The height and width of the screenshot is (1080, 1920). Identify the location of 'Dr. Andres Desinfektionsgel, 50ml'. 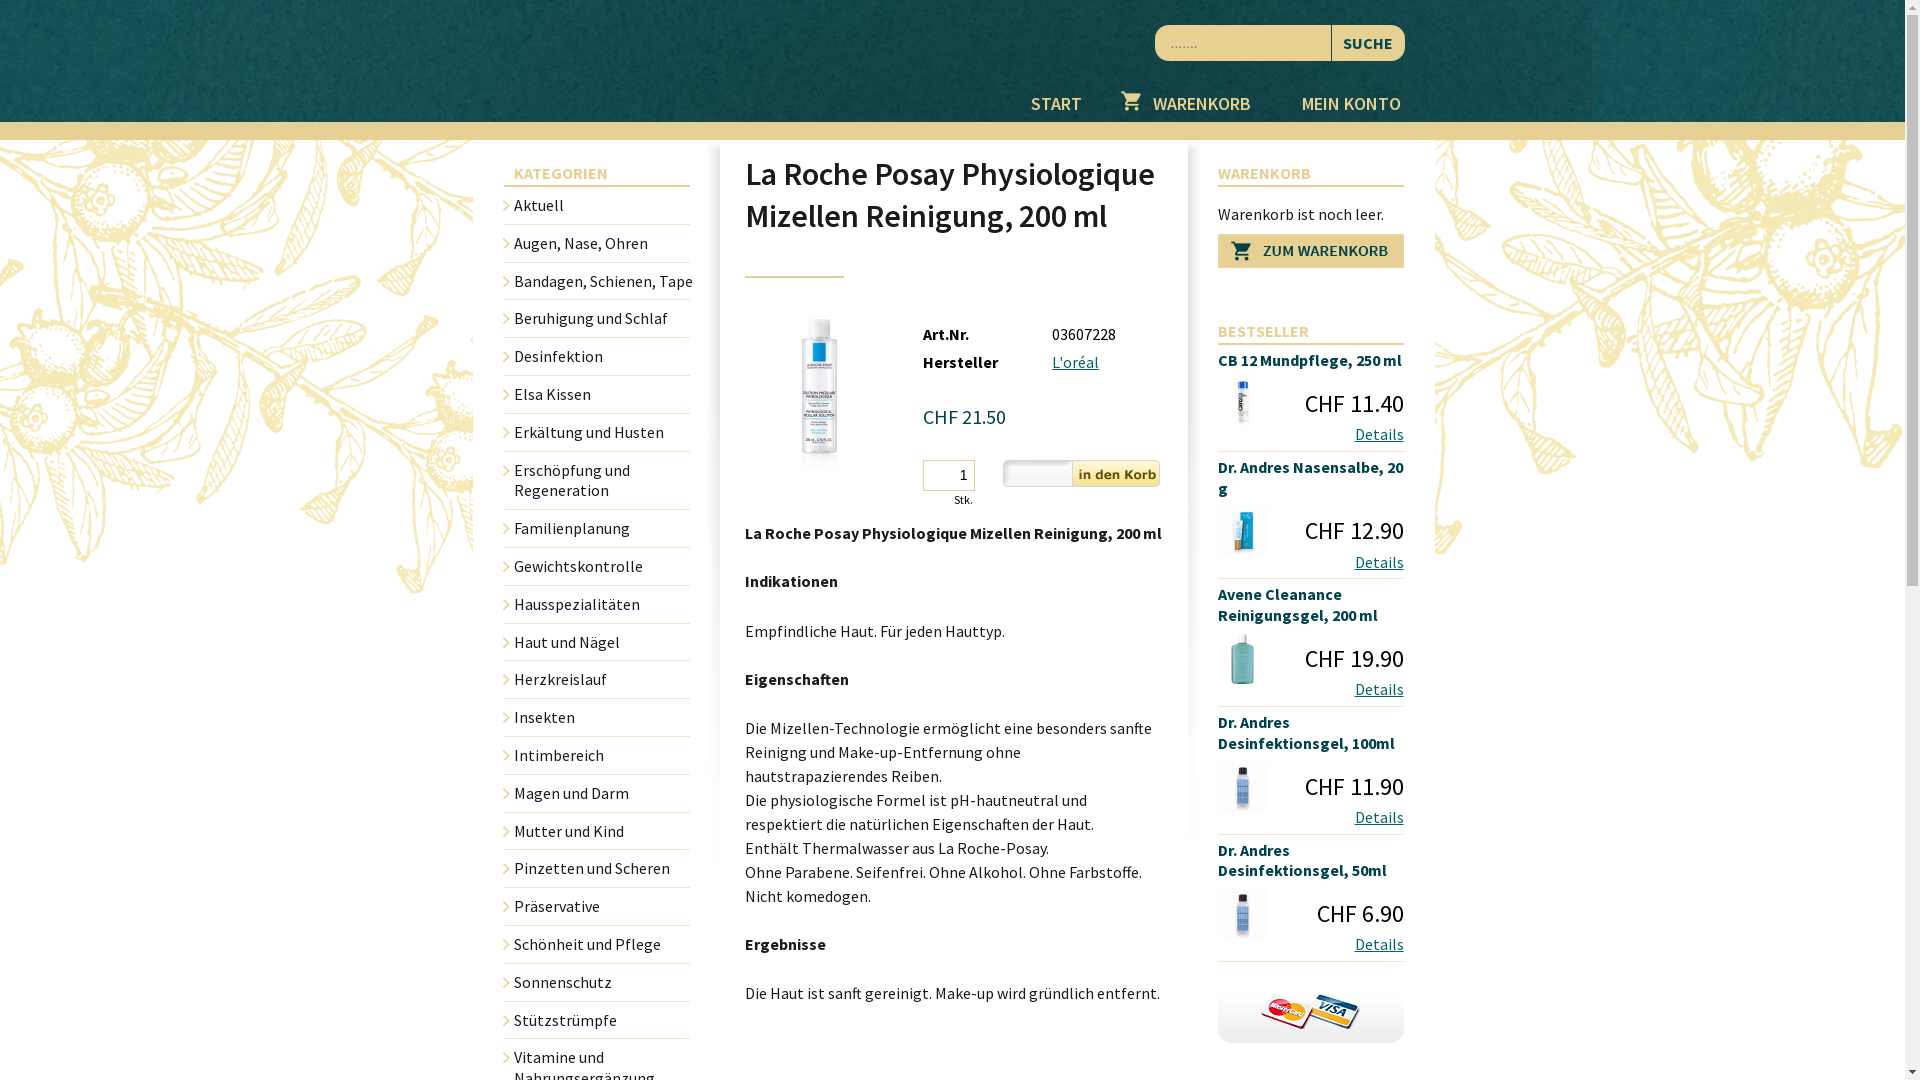
(1310, 859).